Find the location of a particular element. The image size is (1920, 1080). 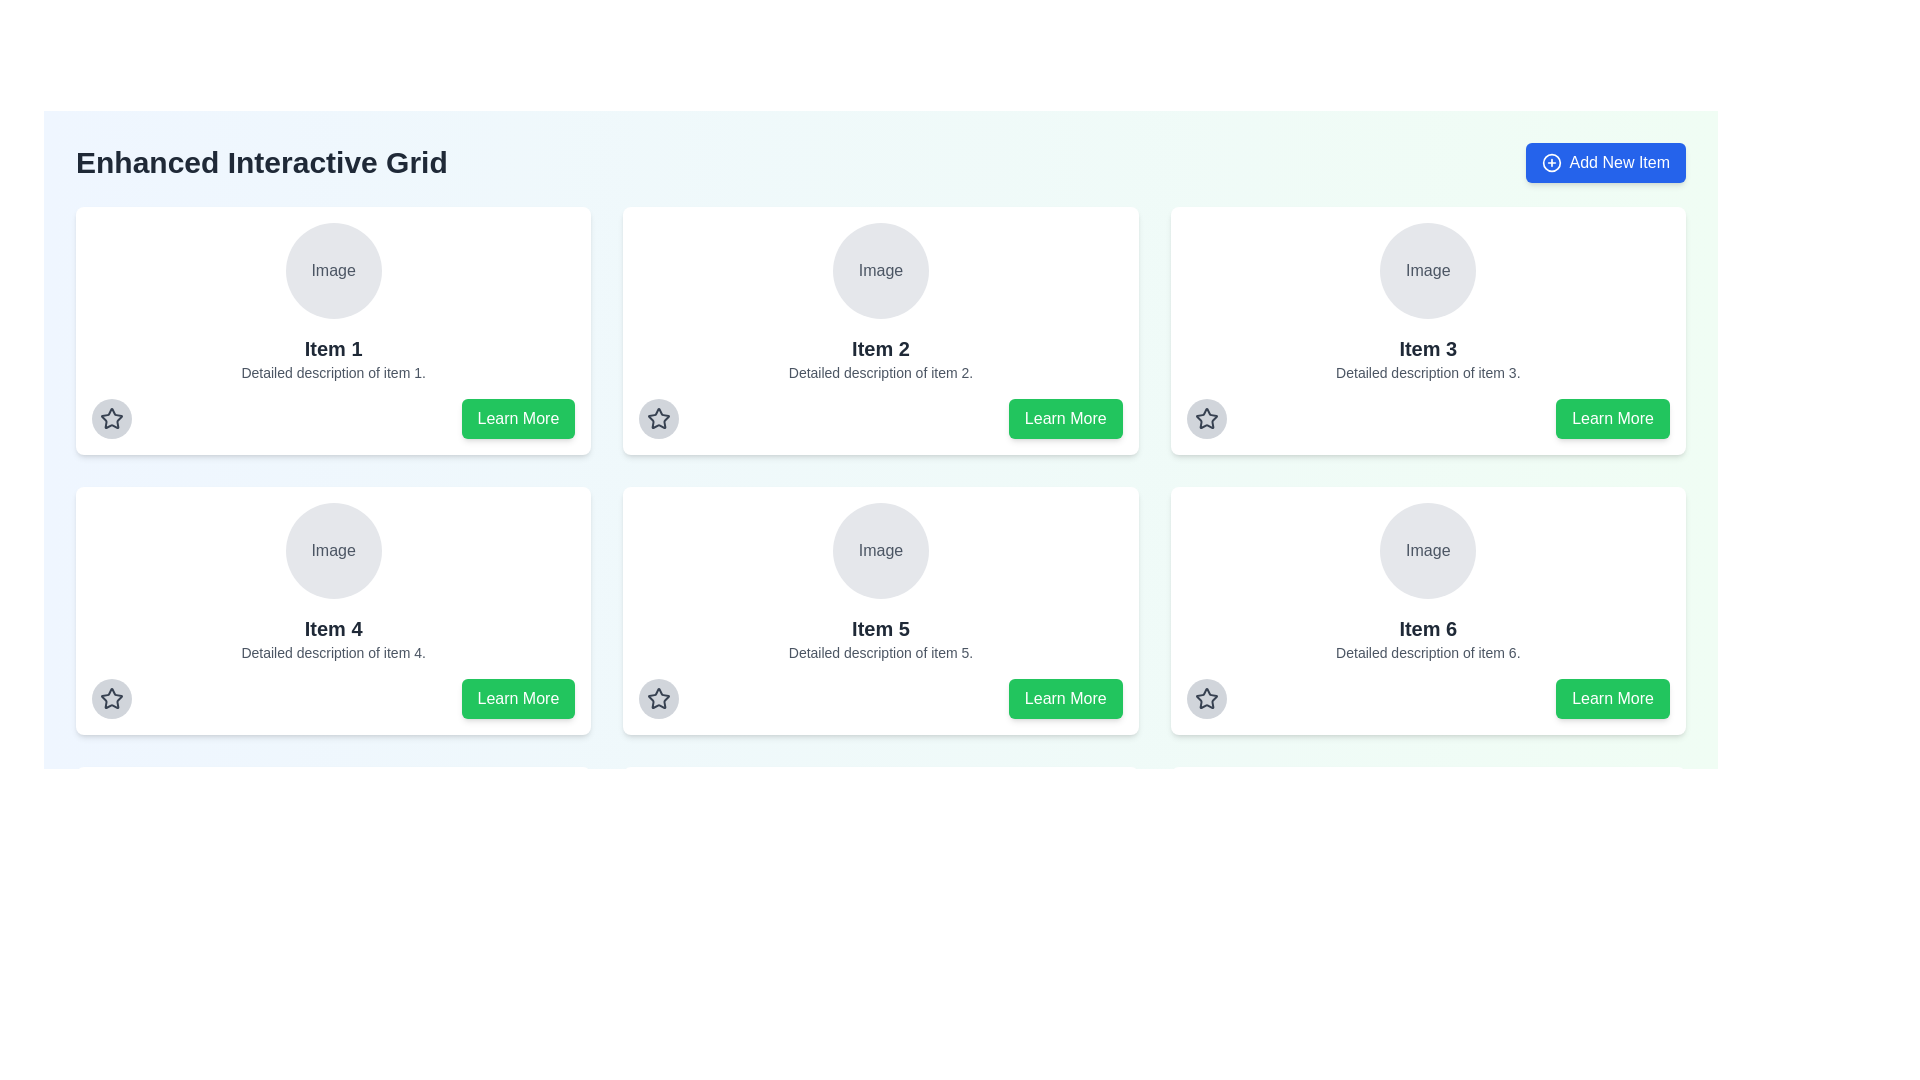

the text label or heading located in the middle-top card of a six-card grid layout is located at coordinates (1427, 347).